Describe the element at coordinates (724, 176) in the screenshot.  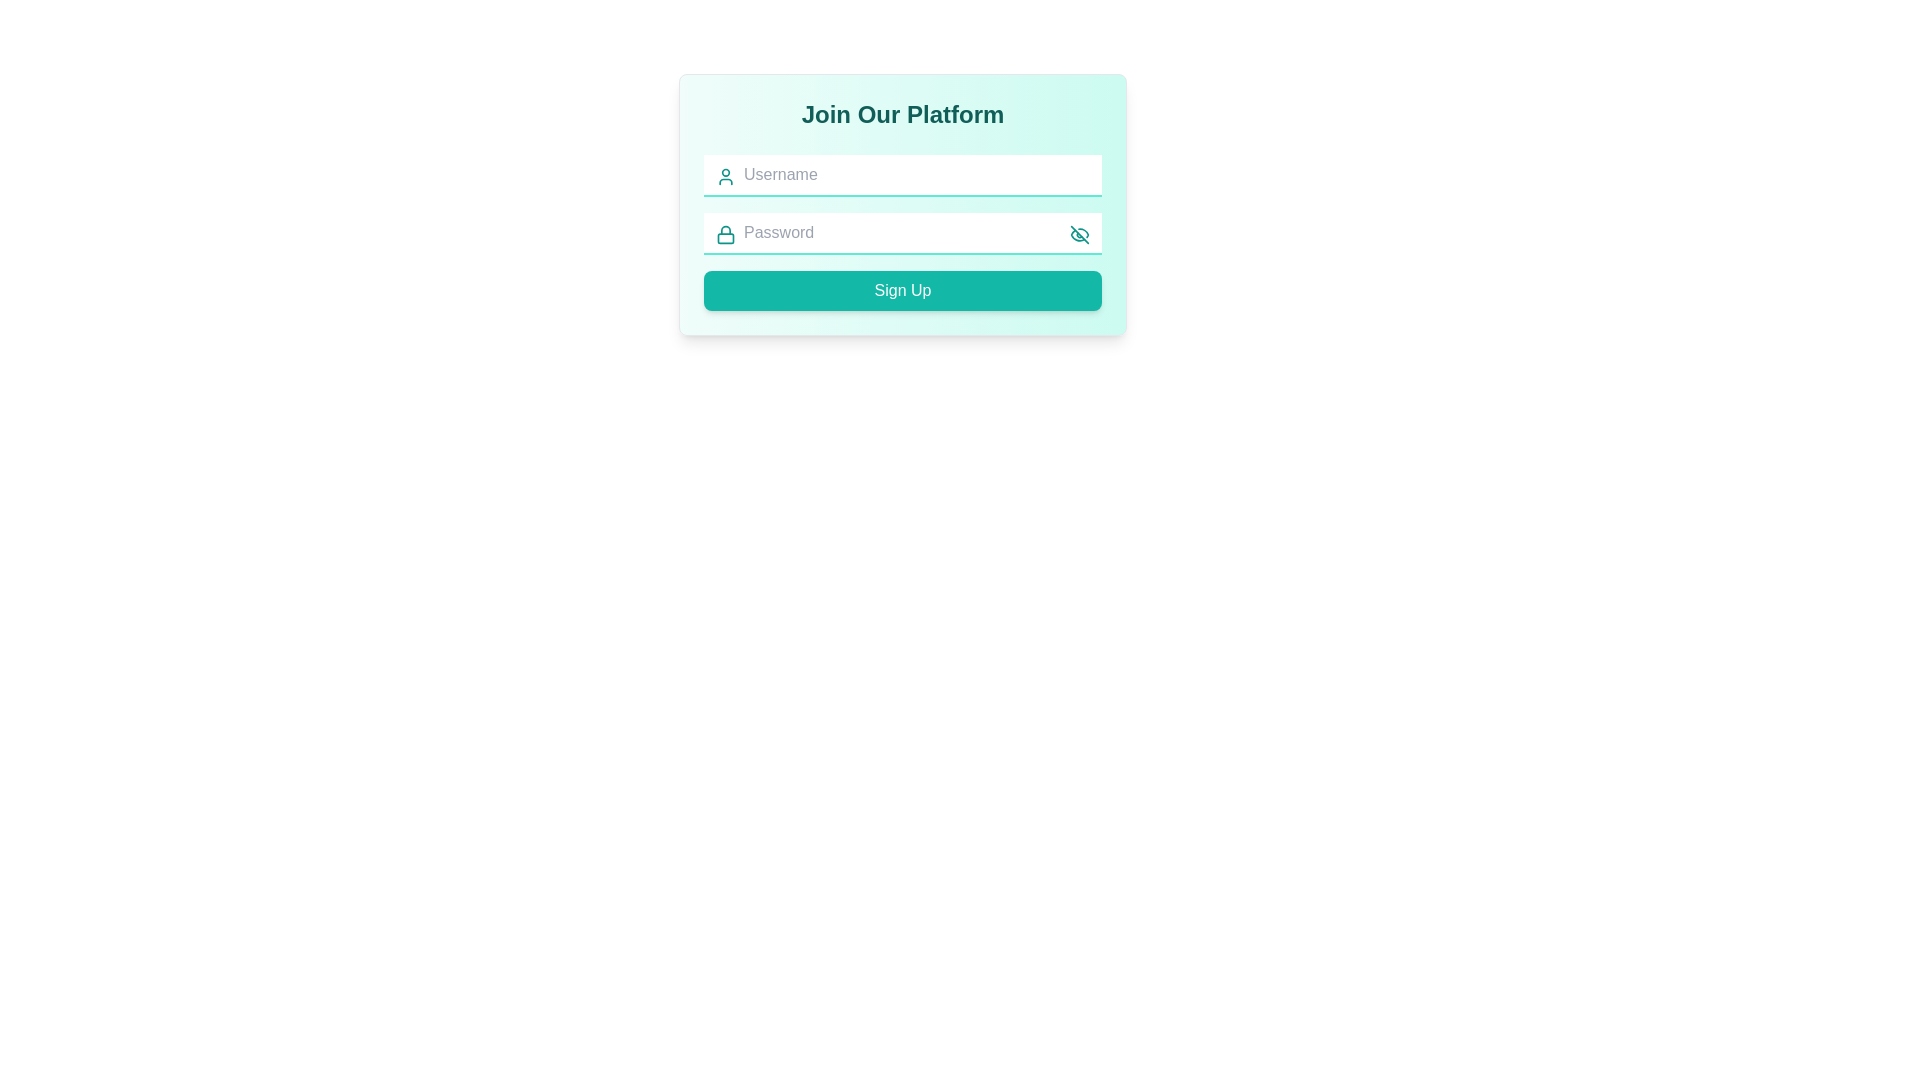
I see `the user silhouette icon located at the left edge of the username input field in the login or registration form` at that location.